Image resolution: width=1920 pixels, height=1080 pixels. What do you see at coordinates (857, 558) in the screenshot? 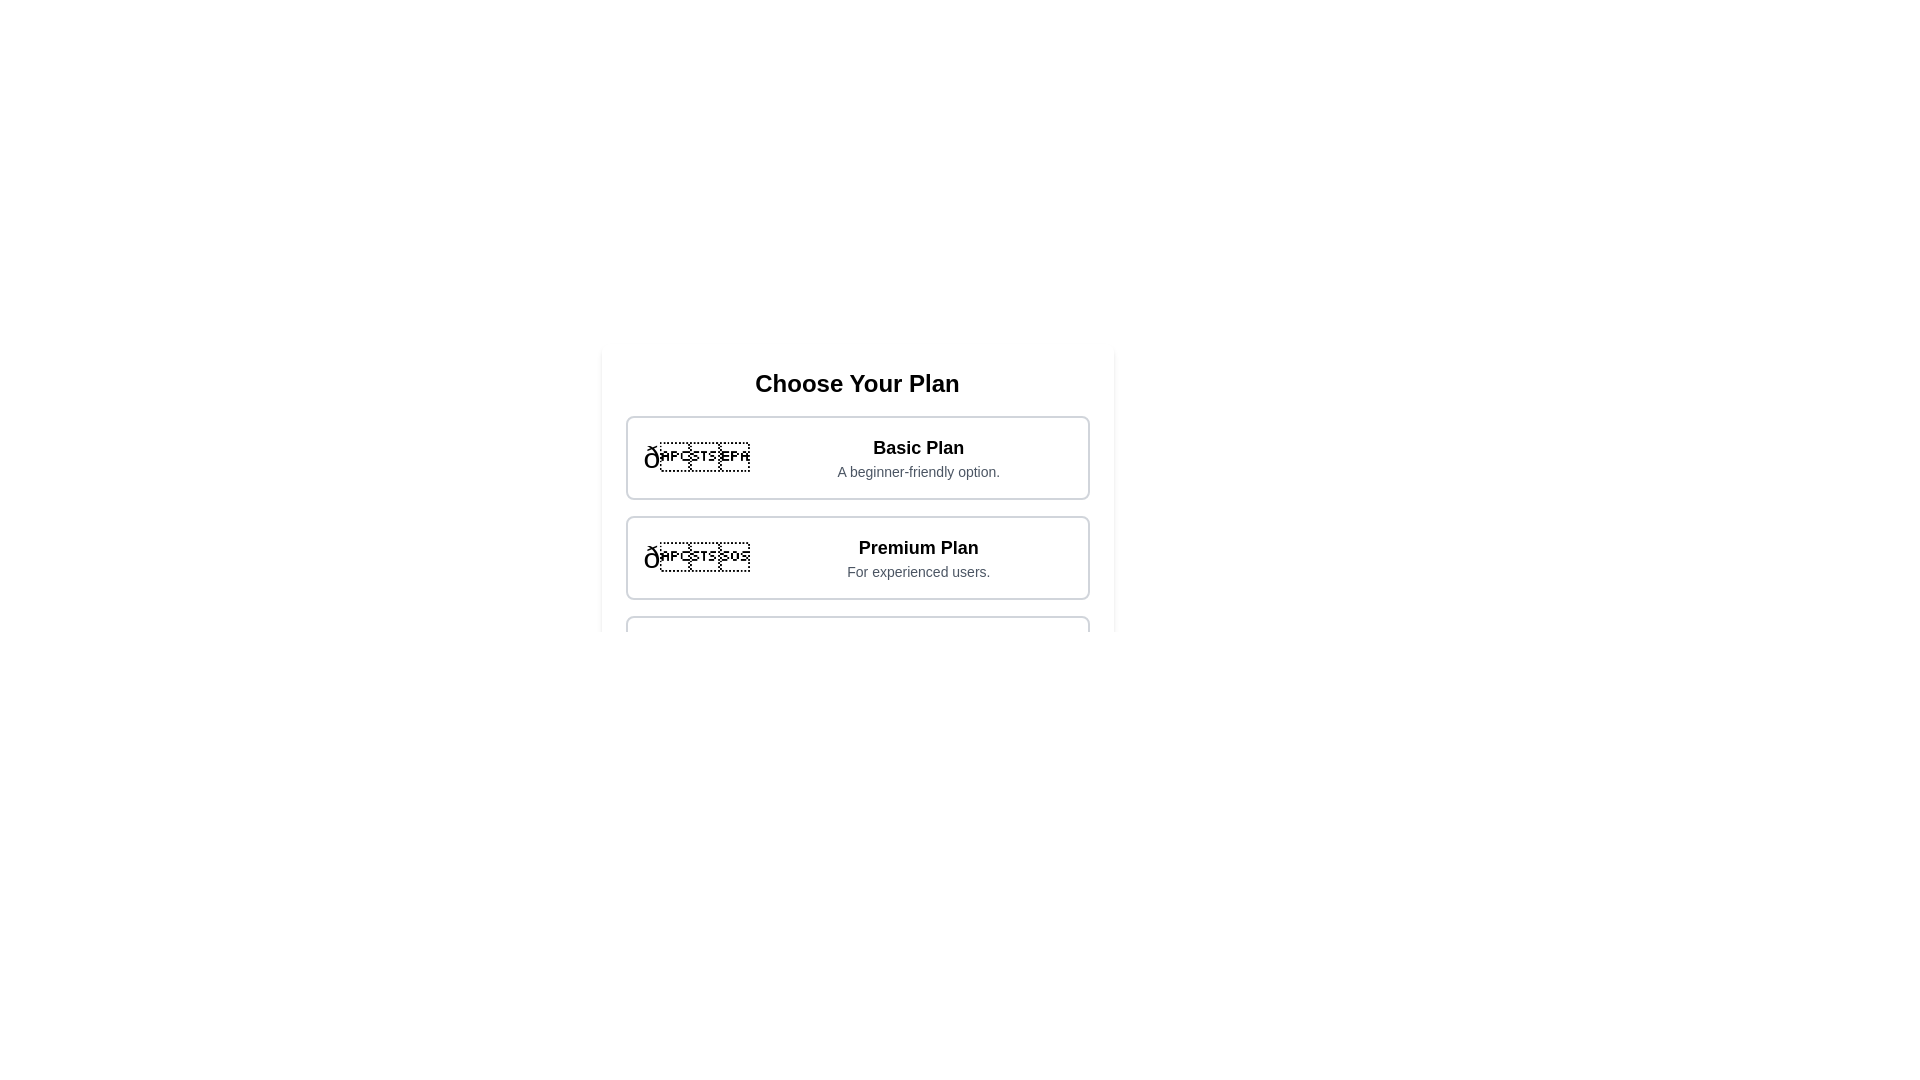
I see `the Selectable Card labeled 'Premium Plan' that features a bolded title and subtext, located in the center of a vertical stack of cards` at bounding box center [857, 558].